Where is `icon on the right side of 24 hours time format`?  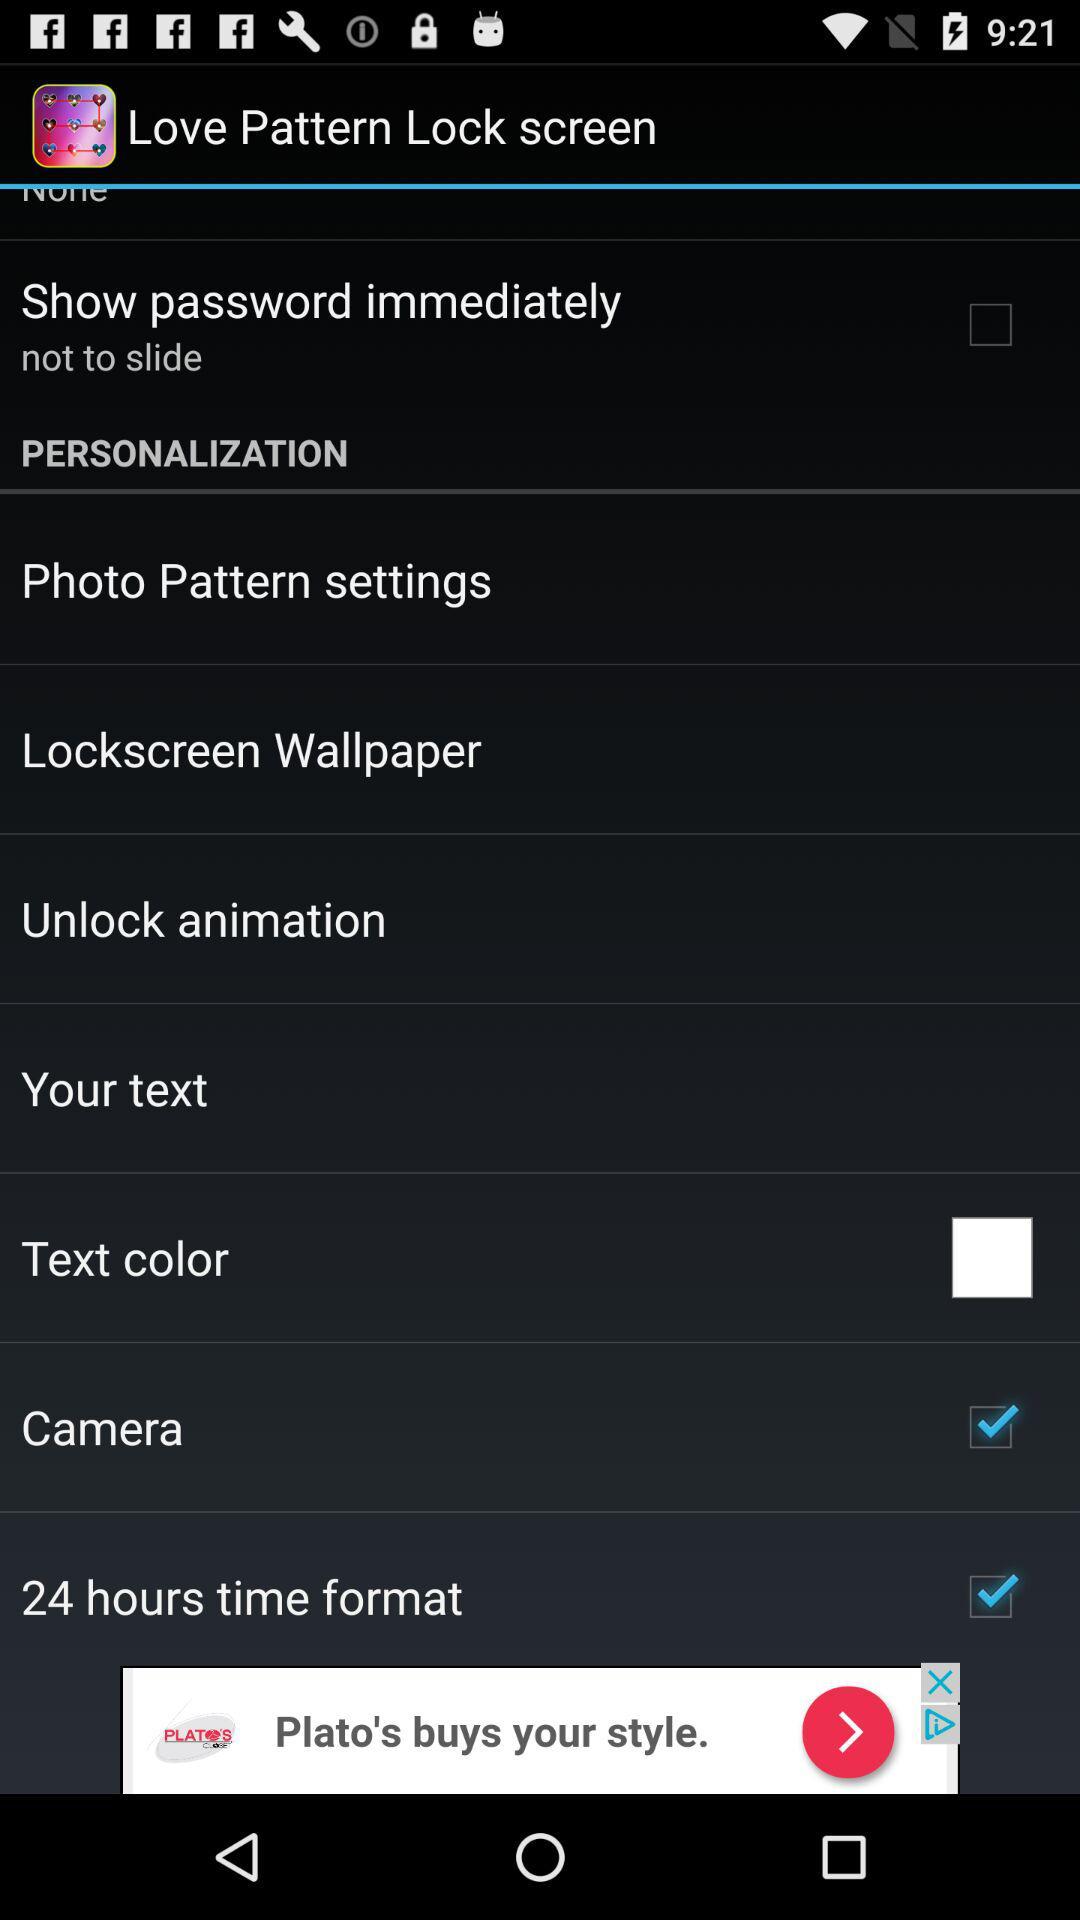
icon on the right side of 24 hours time format is located at coordinates (991, 1596).